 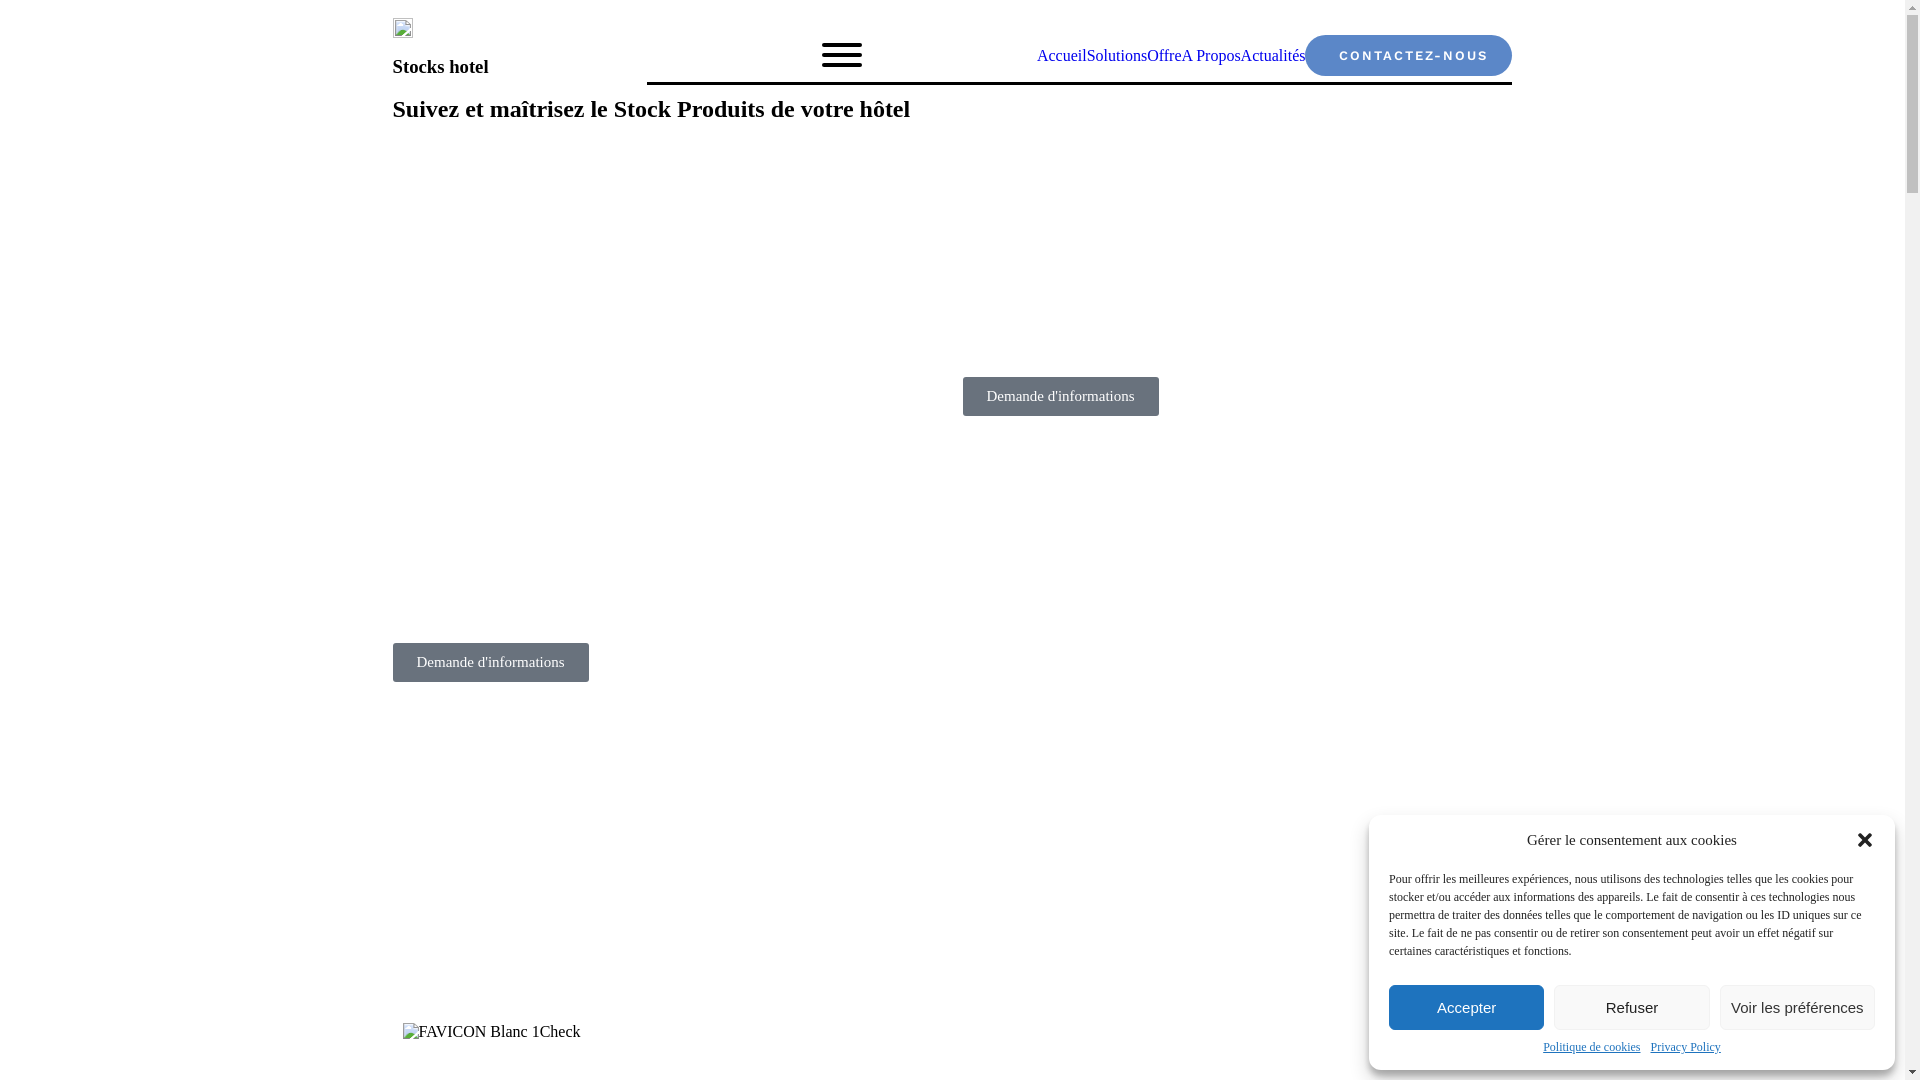 What do you see at coordinates (1407, 54) in the screenshot?
I see `'CONTACTEZ-NOUS'` at bounding box center [1407, 54].